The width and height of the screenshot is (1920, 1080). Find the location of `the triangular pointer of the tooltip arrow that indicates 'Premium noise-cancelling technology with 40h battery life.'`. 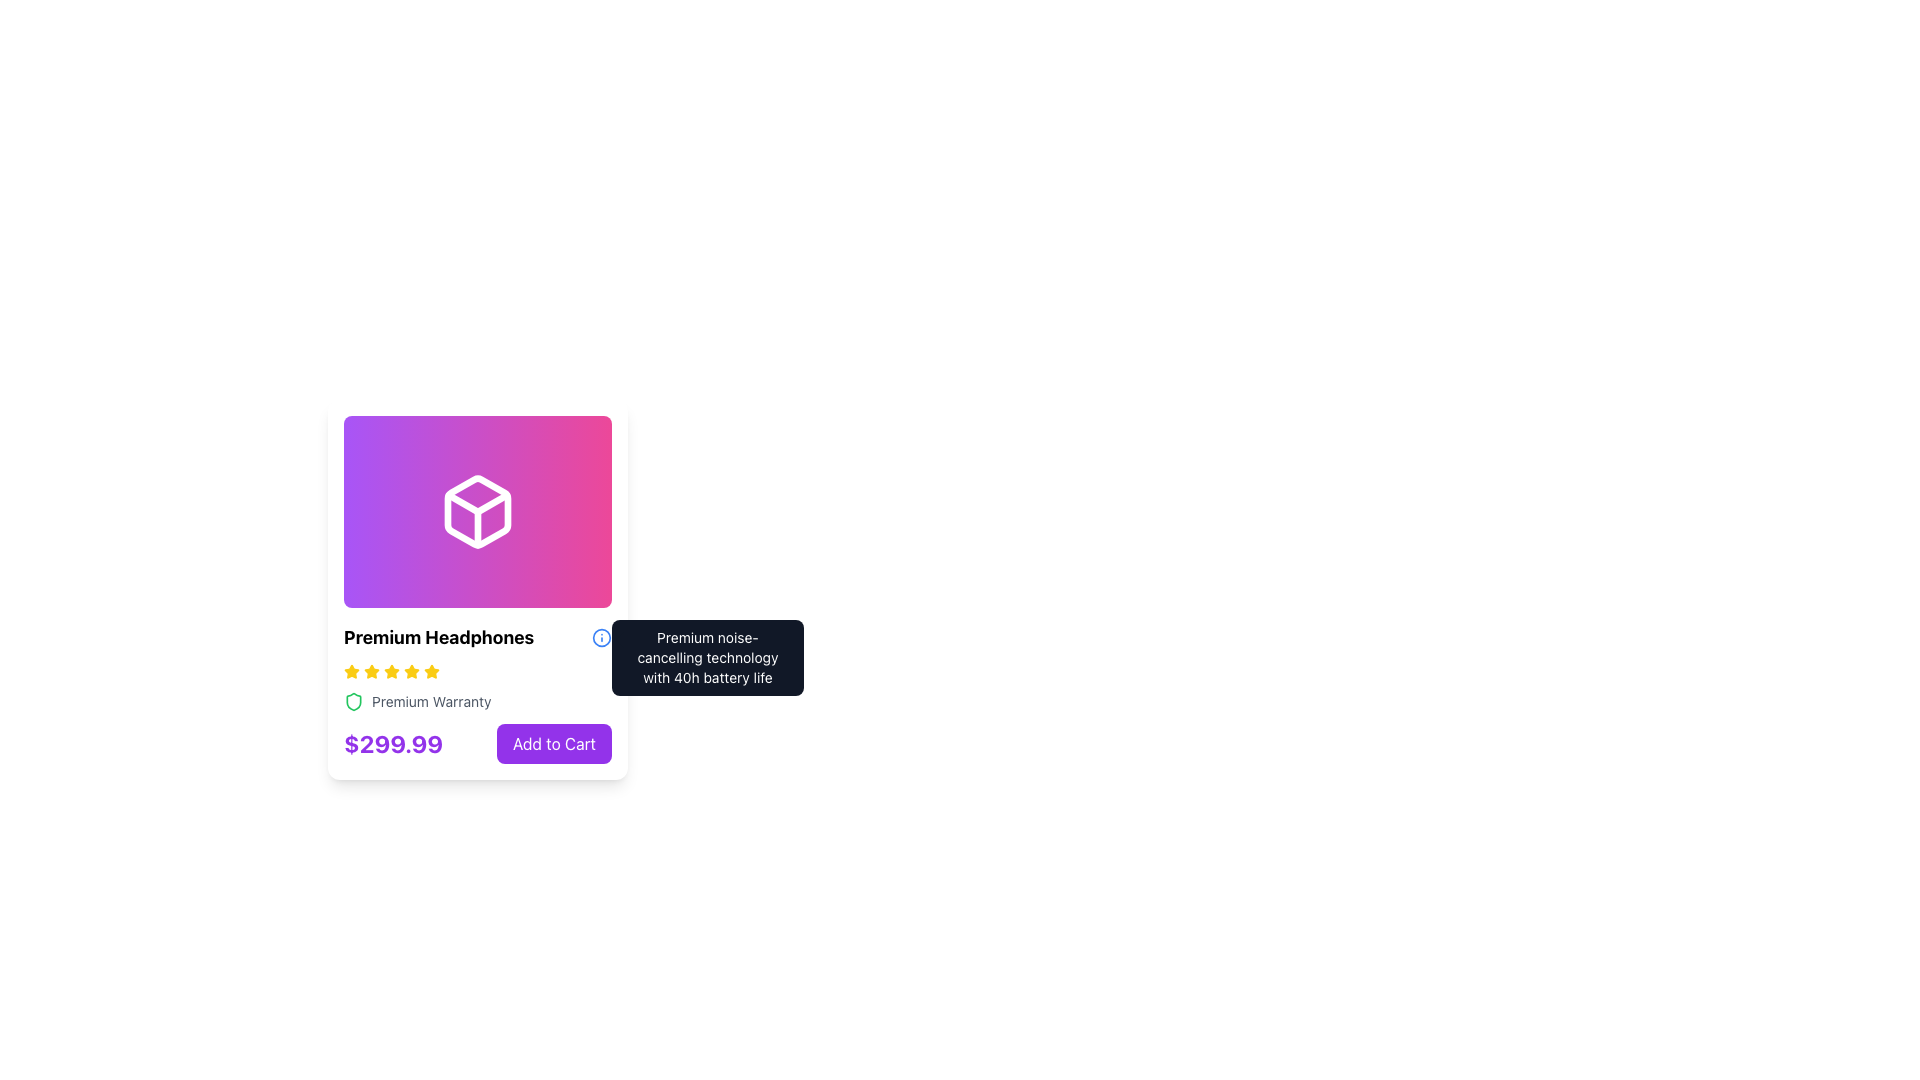

the triangular pointer of the tooltip arrow that indicates 'Premium noise-cancelling technology with 40h battery life.' is located at coordinates (614, 640).